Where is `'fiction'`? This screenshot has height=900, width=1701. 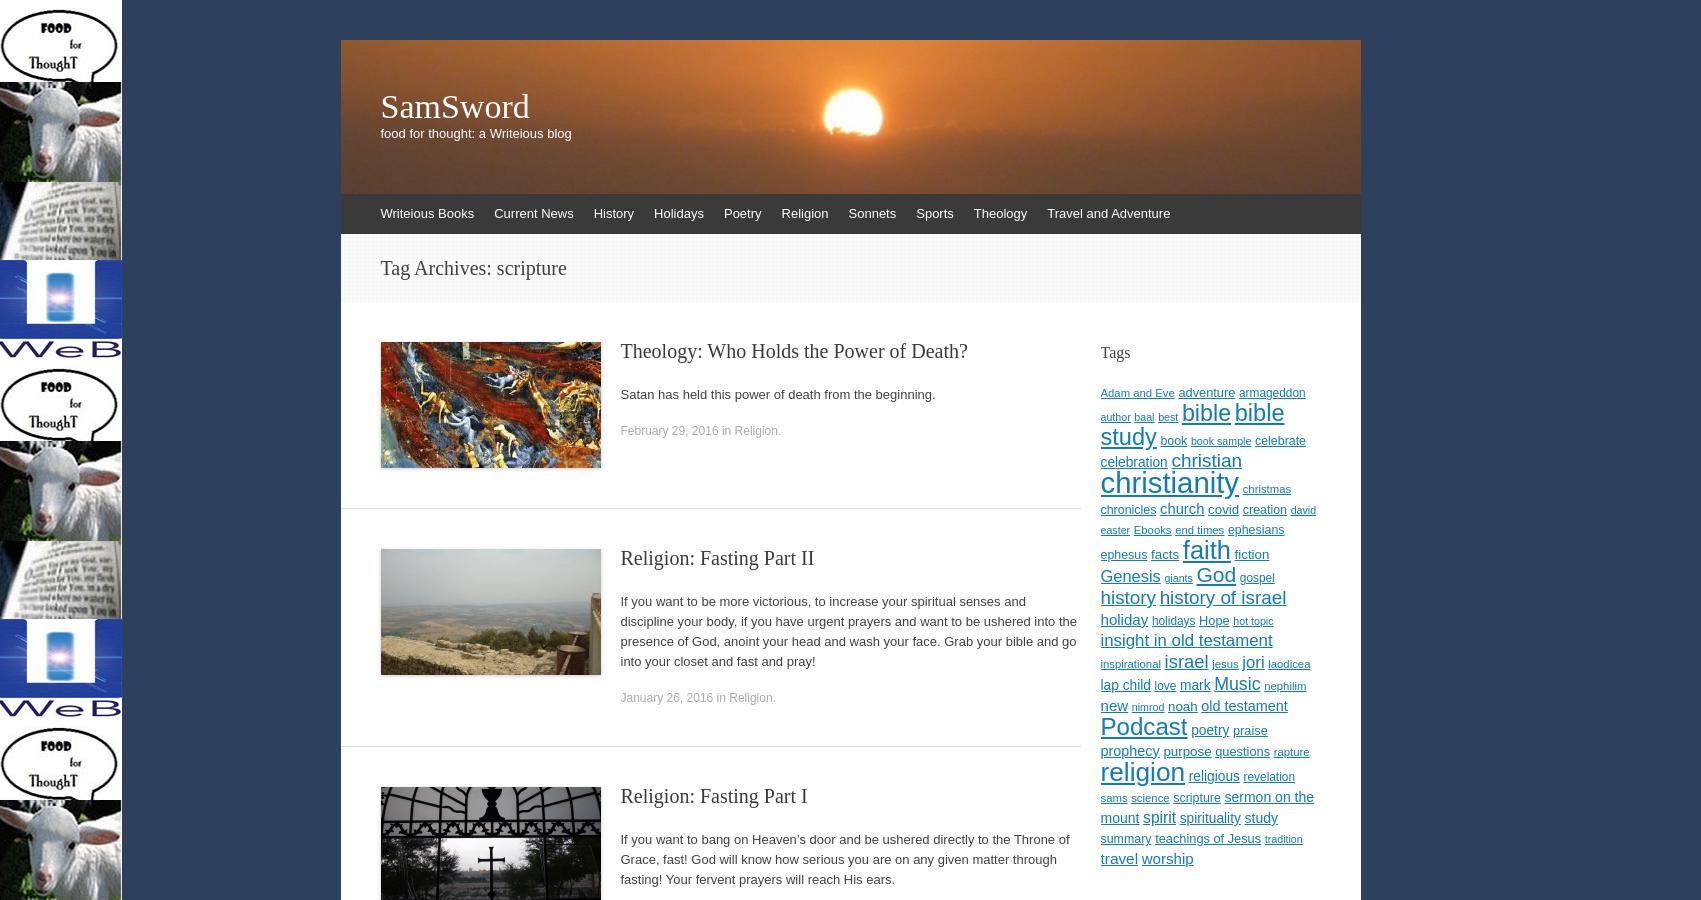
'fiction' is located at coordinates (1251, 553).